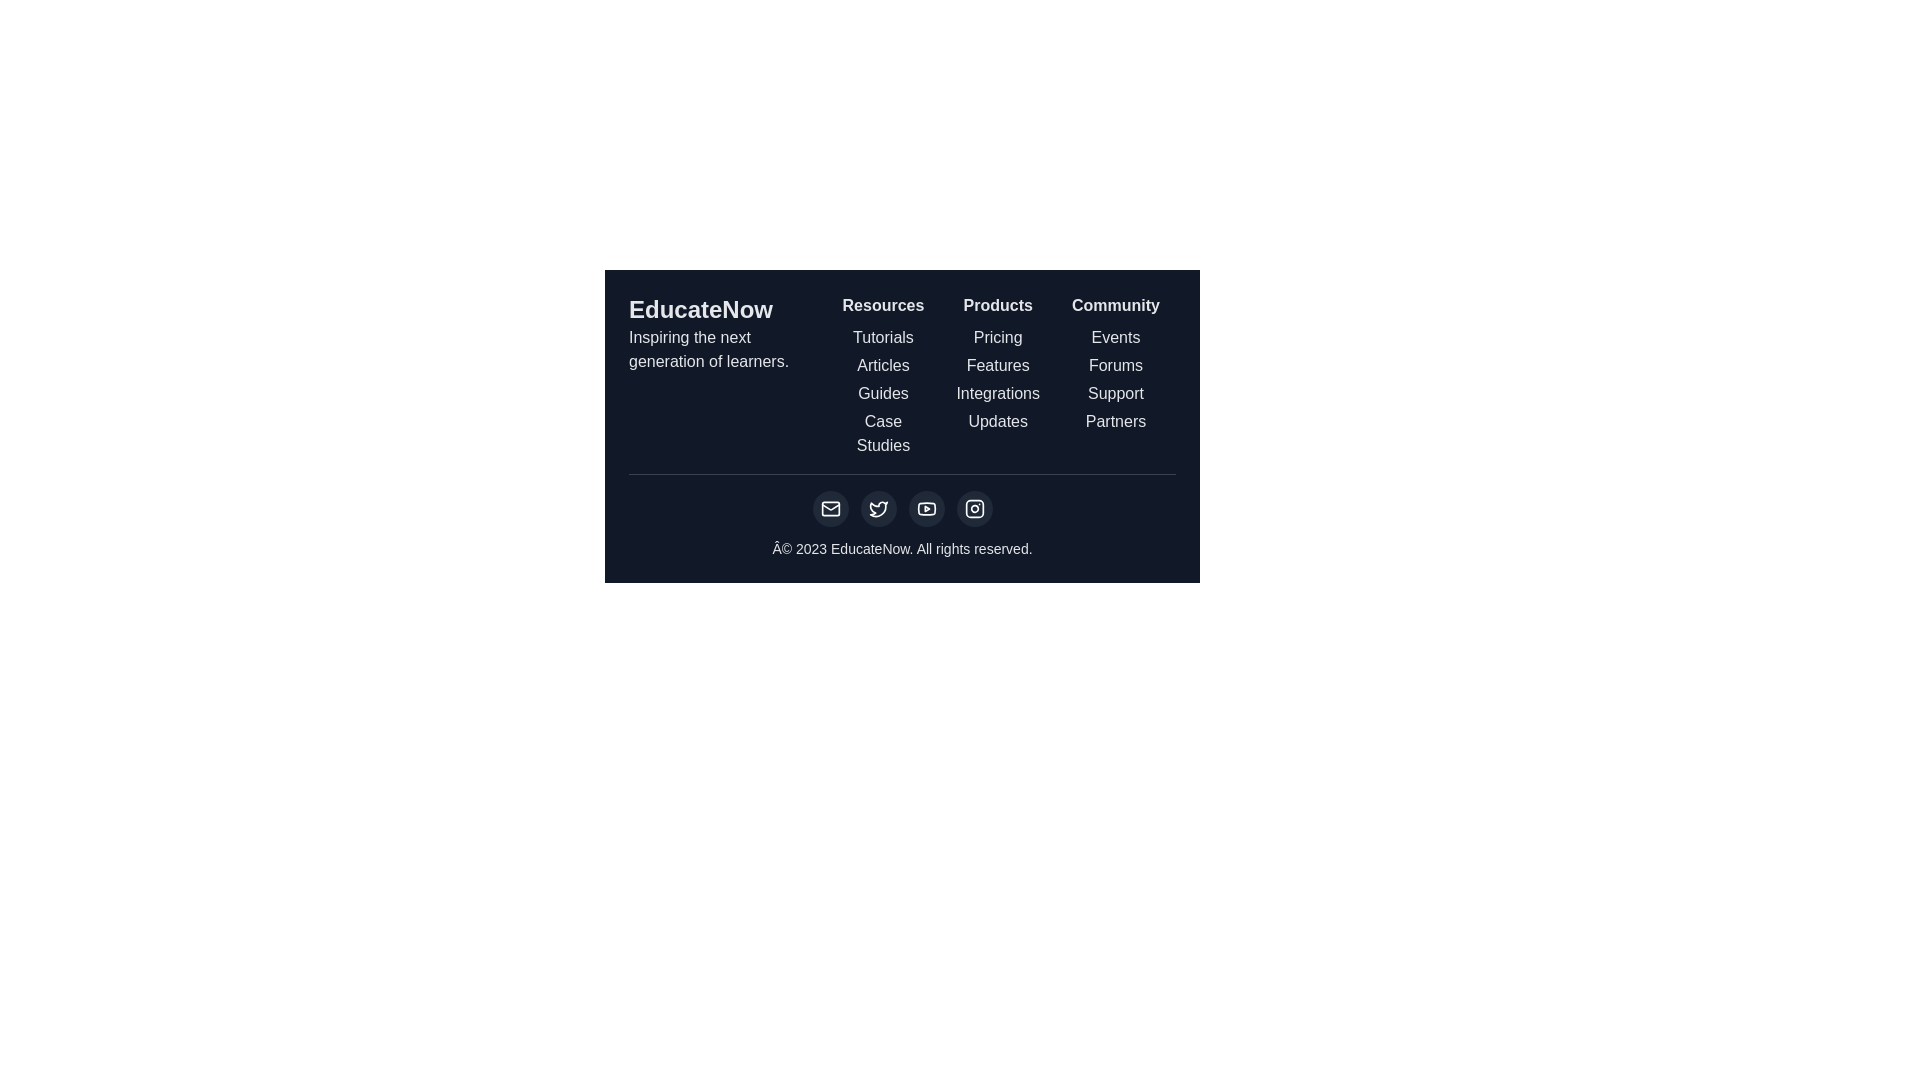 The image size is (1920, 1080). I want to click on the Twitter icon button located at the bottom of the interface to observe the style change, so click(878, 508).